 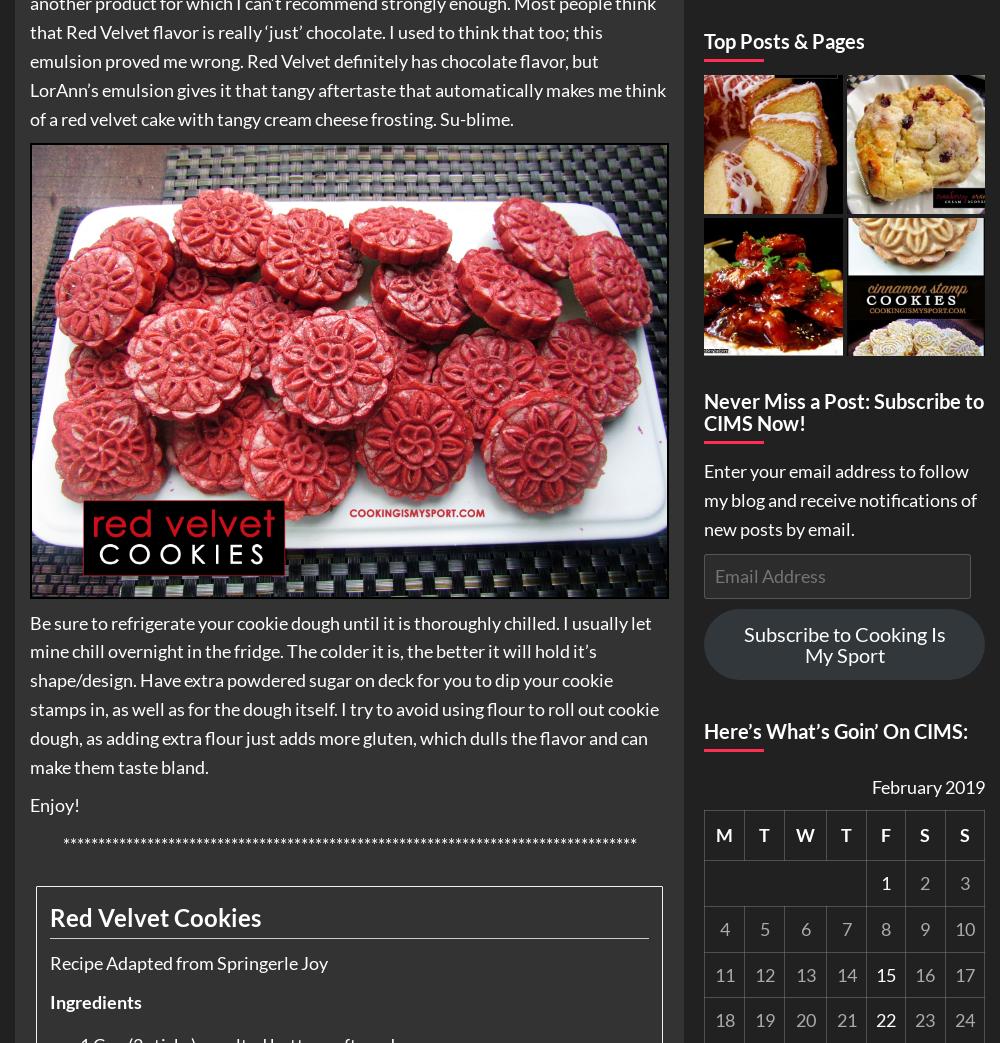 I want to click on '18', so click(x=723, y=1019).